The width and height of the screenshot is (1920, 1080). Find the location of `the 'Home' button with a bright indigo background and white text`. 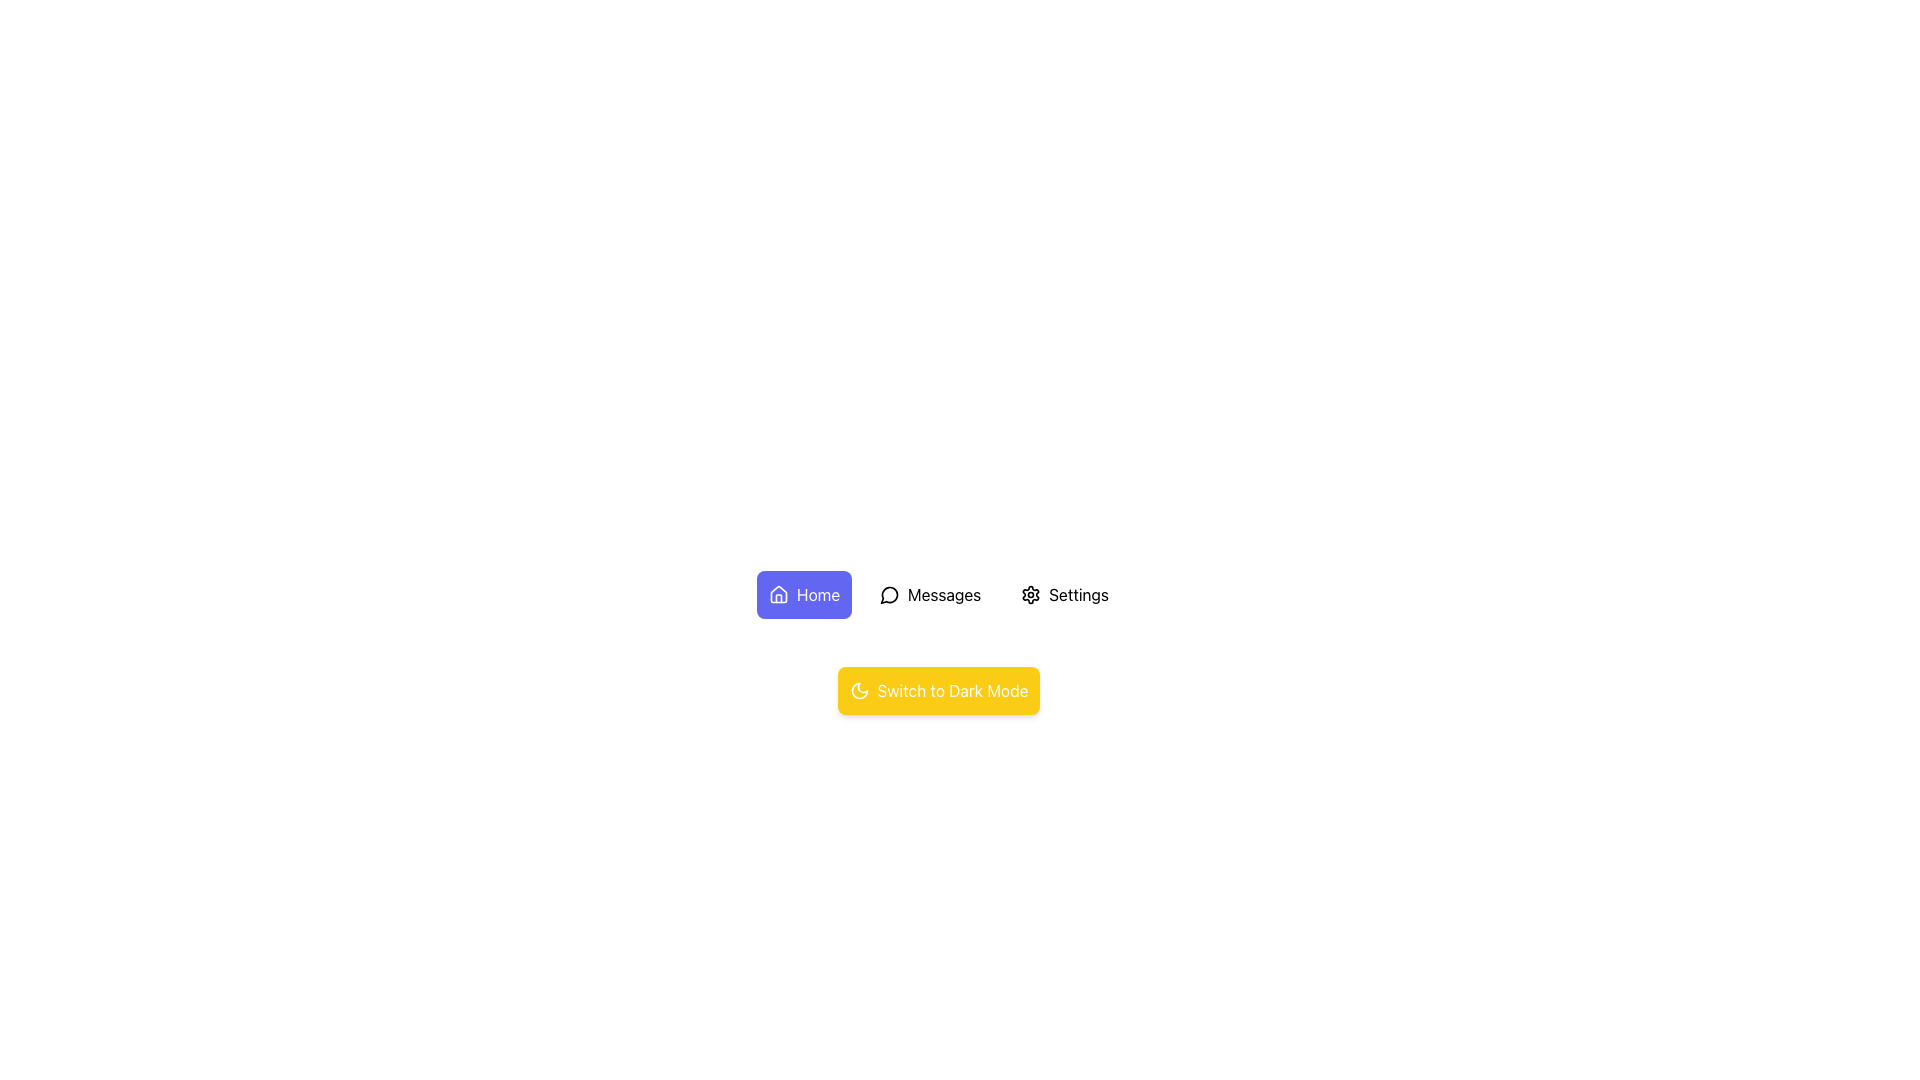

the 'Home' button with a bright indigo background and white text is located at coordinates (804, 593).